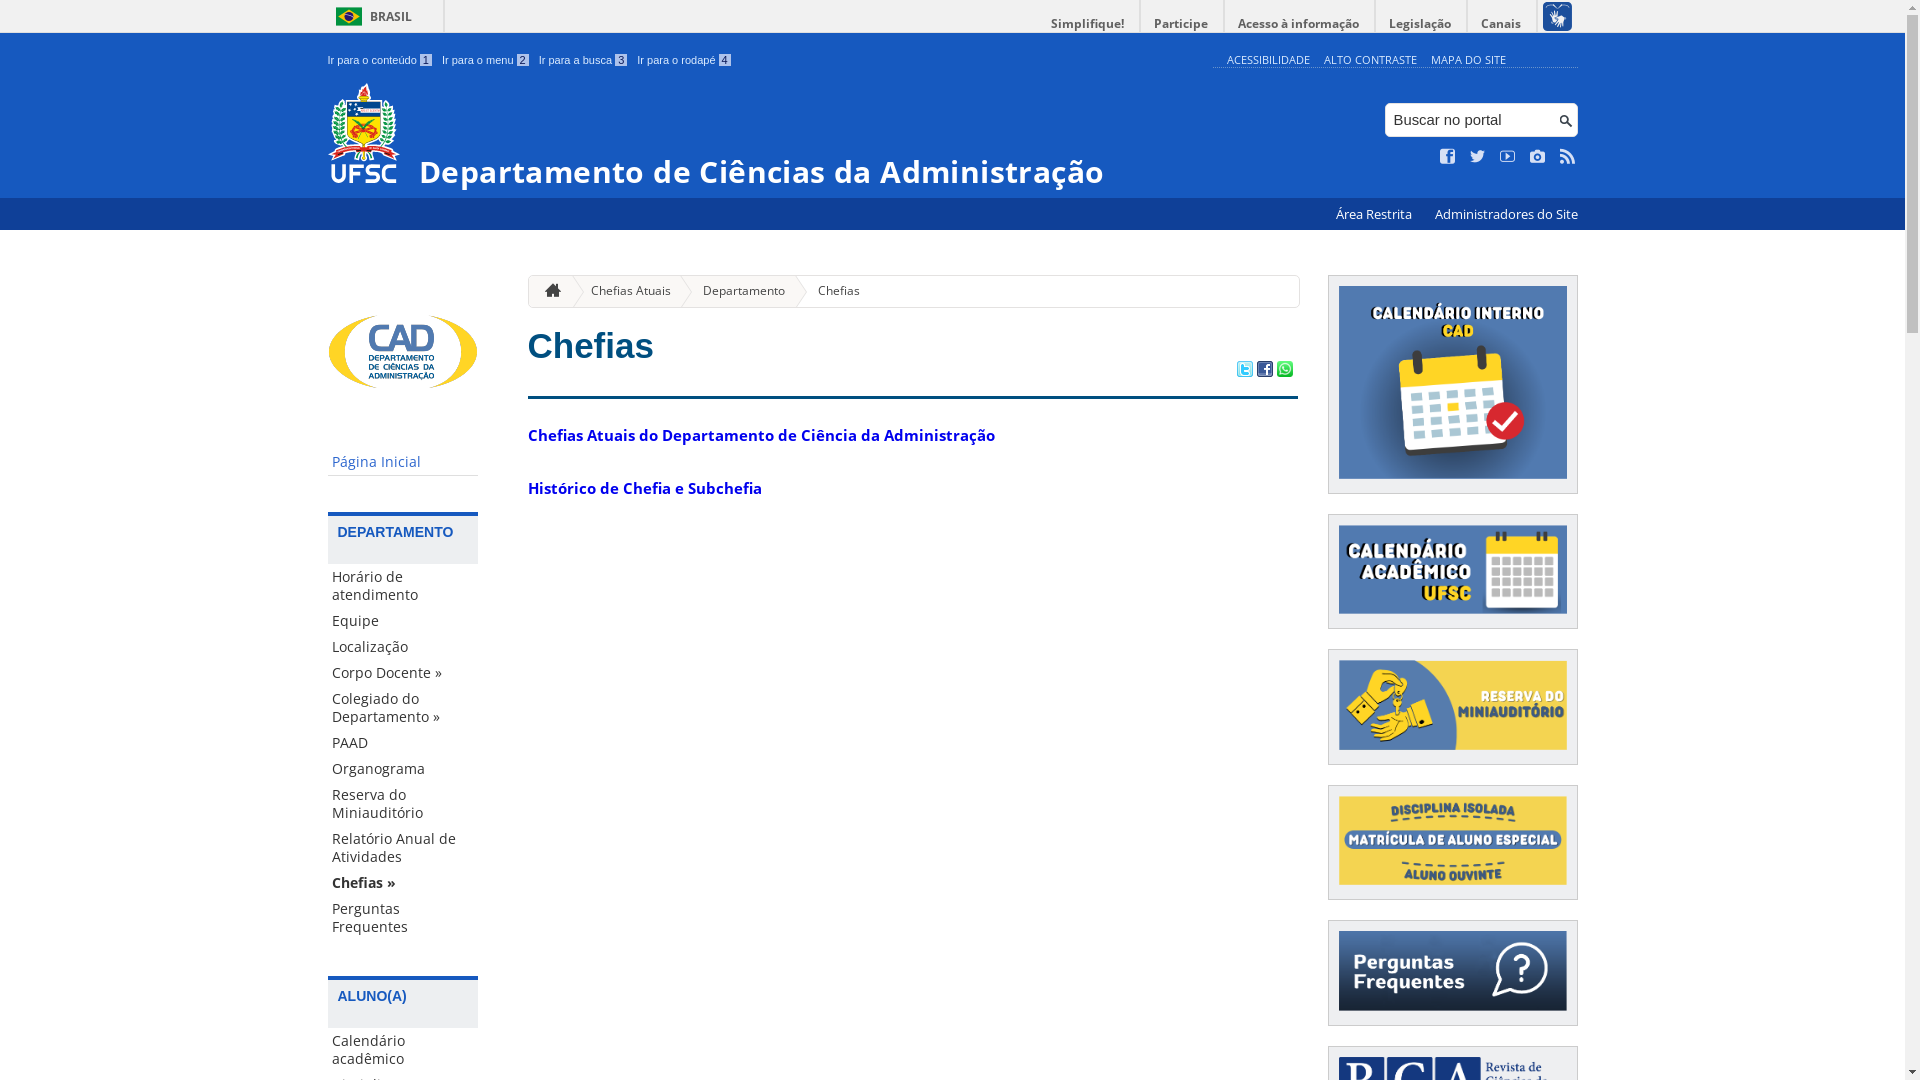 This screenshot has height=1080, width=1920. What do you see at coordinates (1505, 214) in the screenshot?
I see `'Administradores do Site'` at bounding box center [1505, 214].